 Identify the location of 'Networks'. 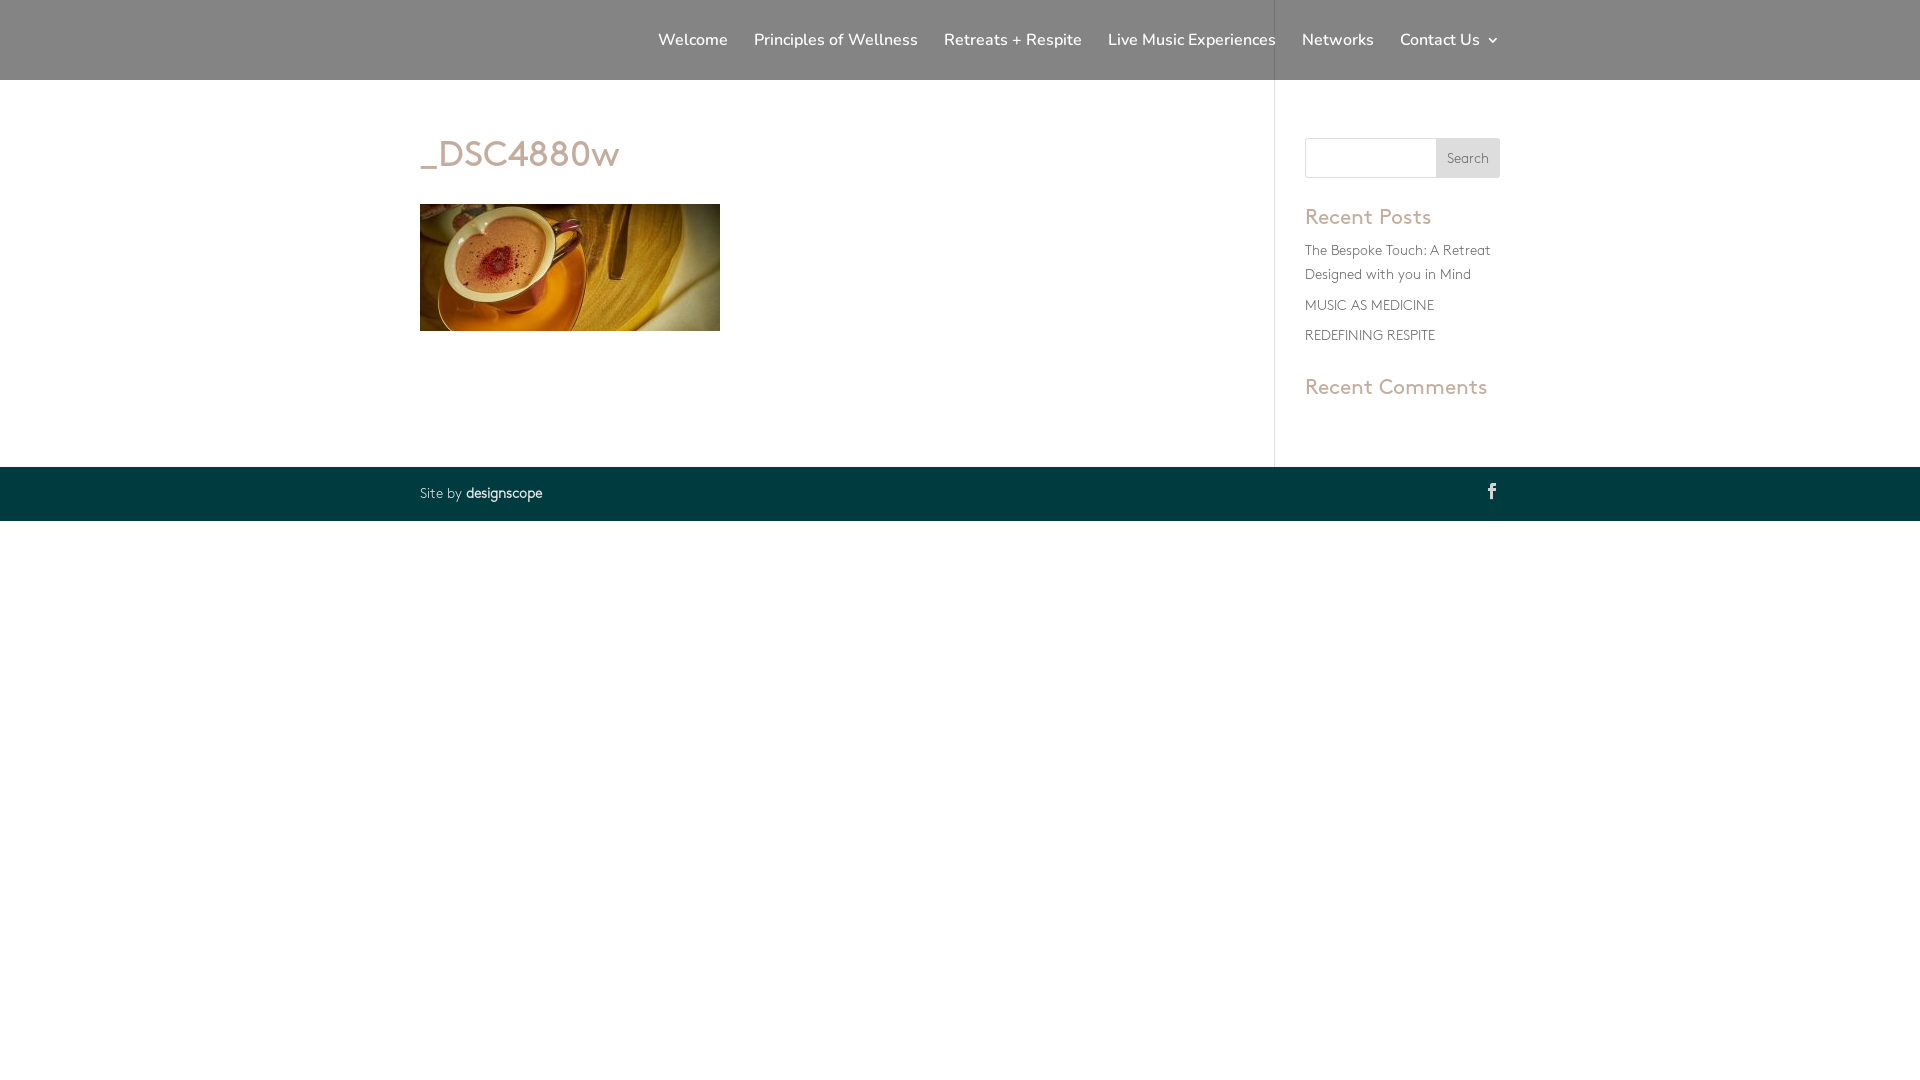
(1301, 55).